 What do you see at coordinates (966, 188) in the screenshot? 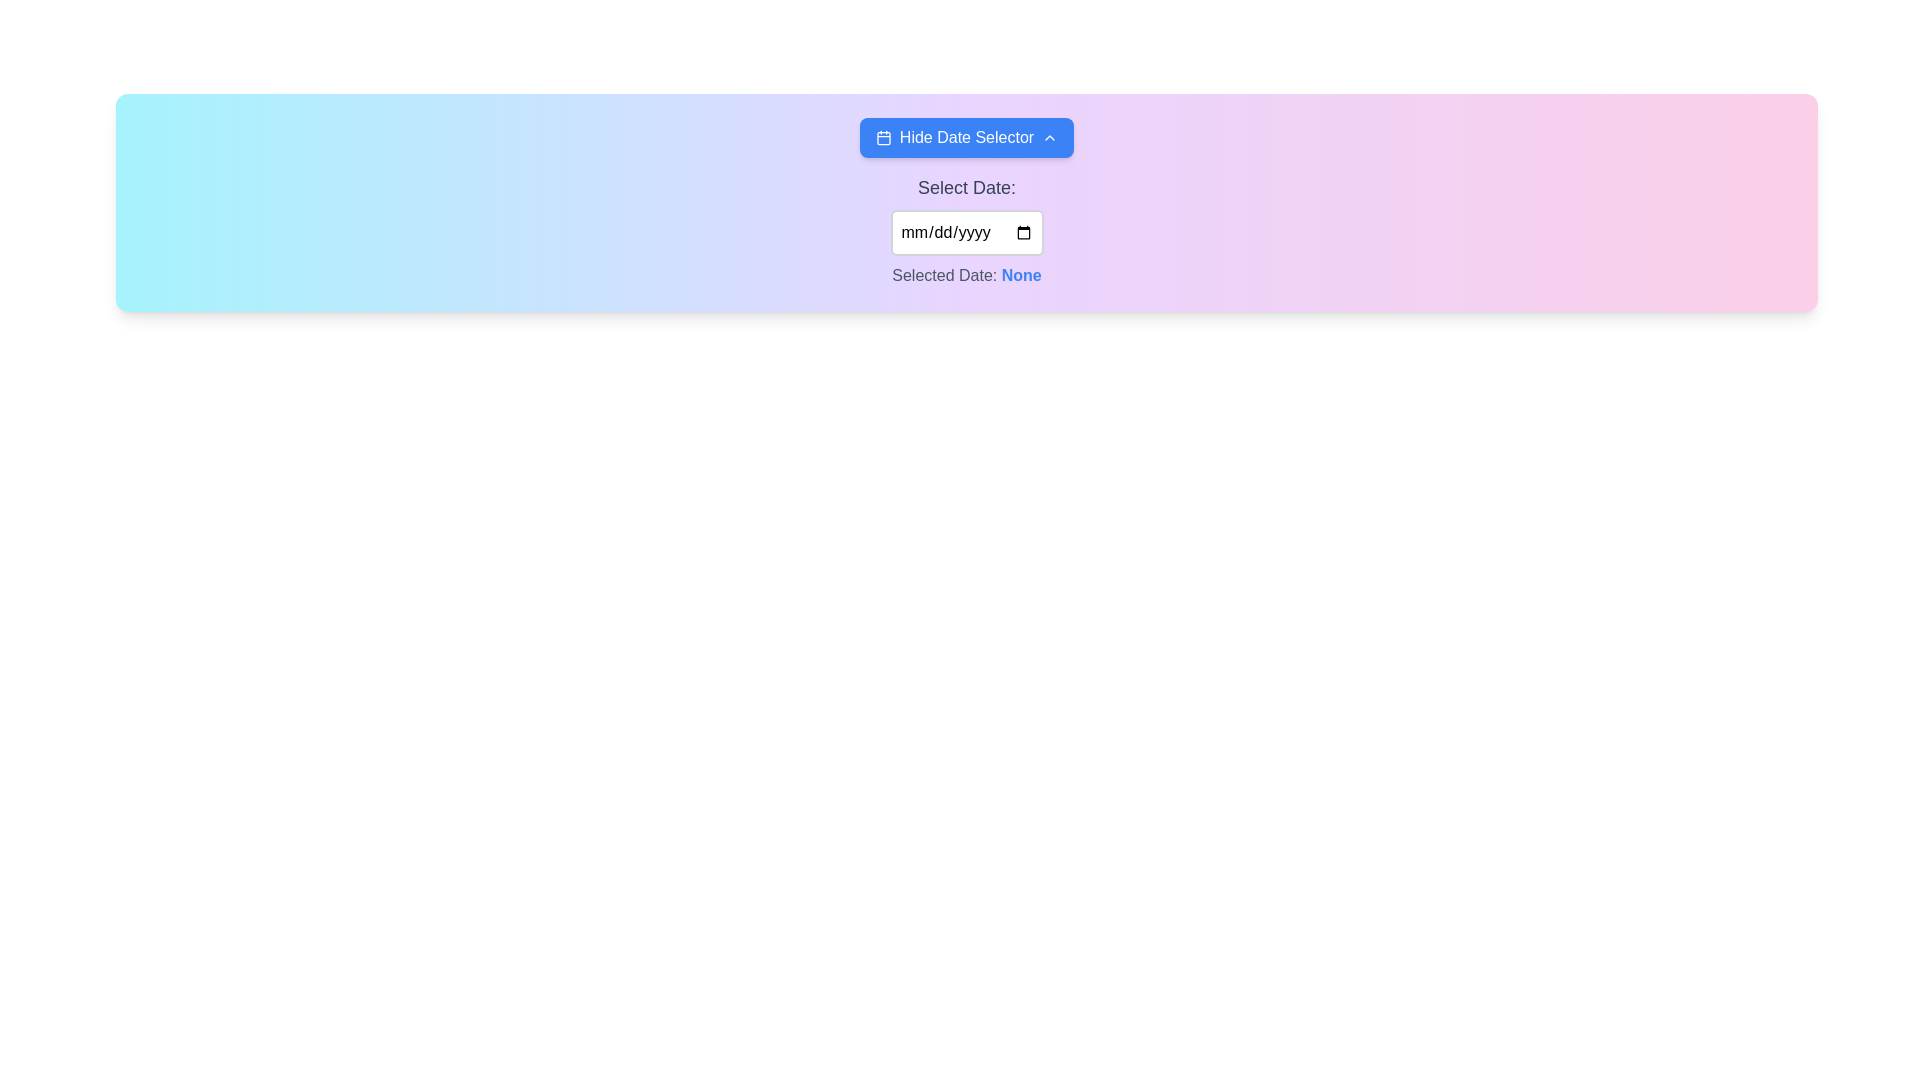
I see `the label that instructs users to select a date, which is positioned above the date input field` at bounding box center [966, 188].